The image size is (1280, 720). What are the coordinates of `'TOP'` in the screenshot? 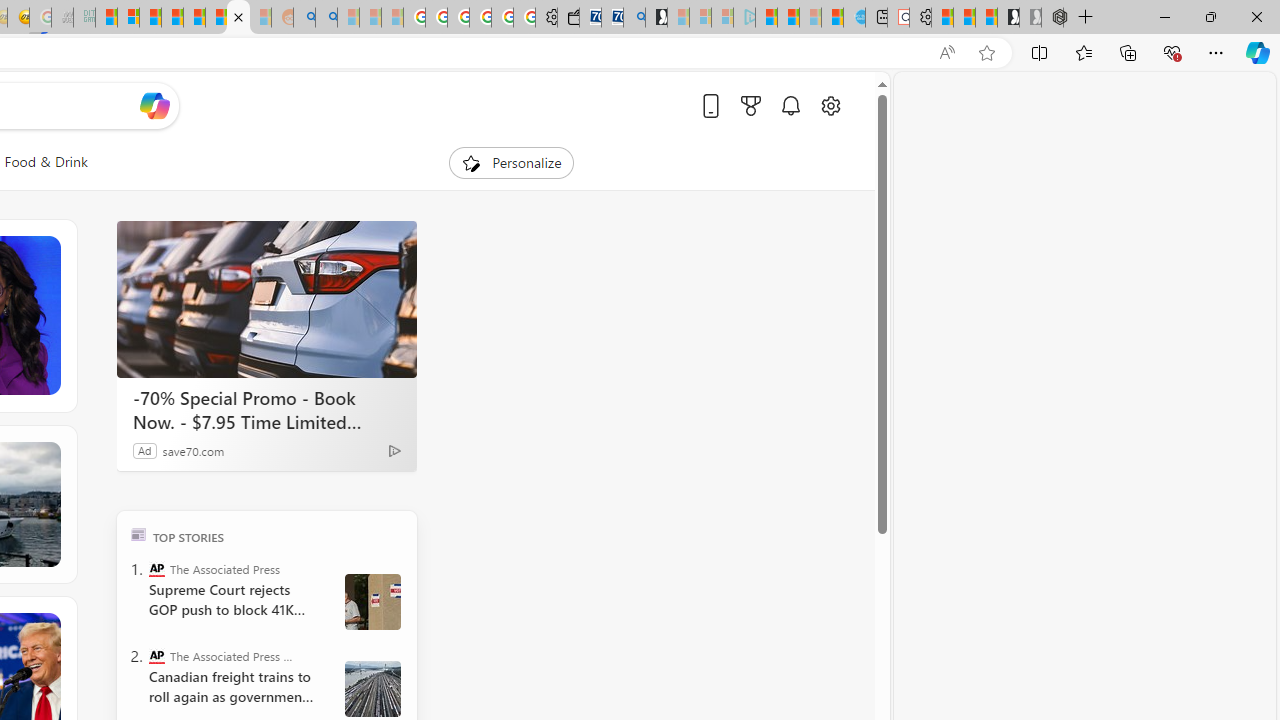 It's located at (137, 533).